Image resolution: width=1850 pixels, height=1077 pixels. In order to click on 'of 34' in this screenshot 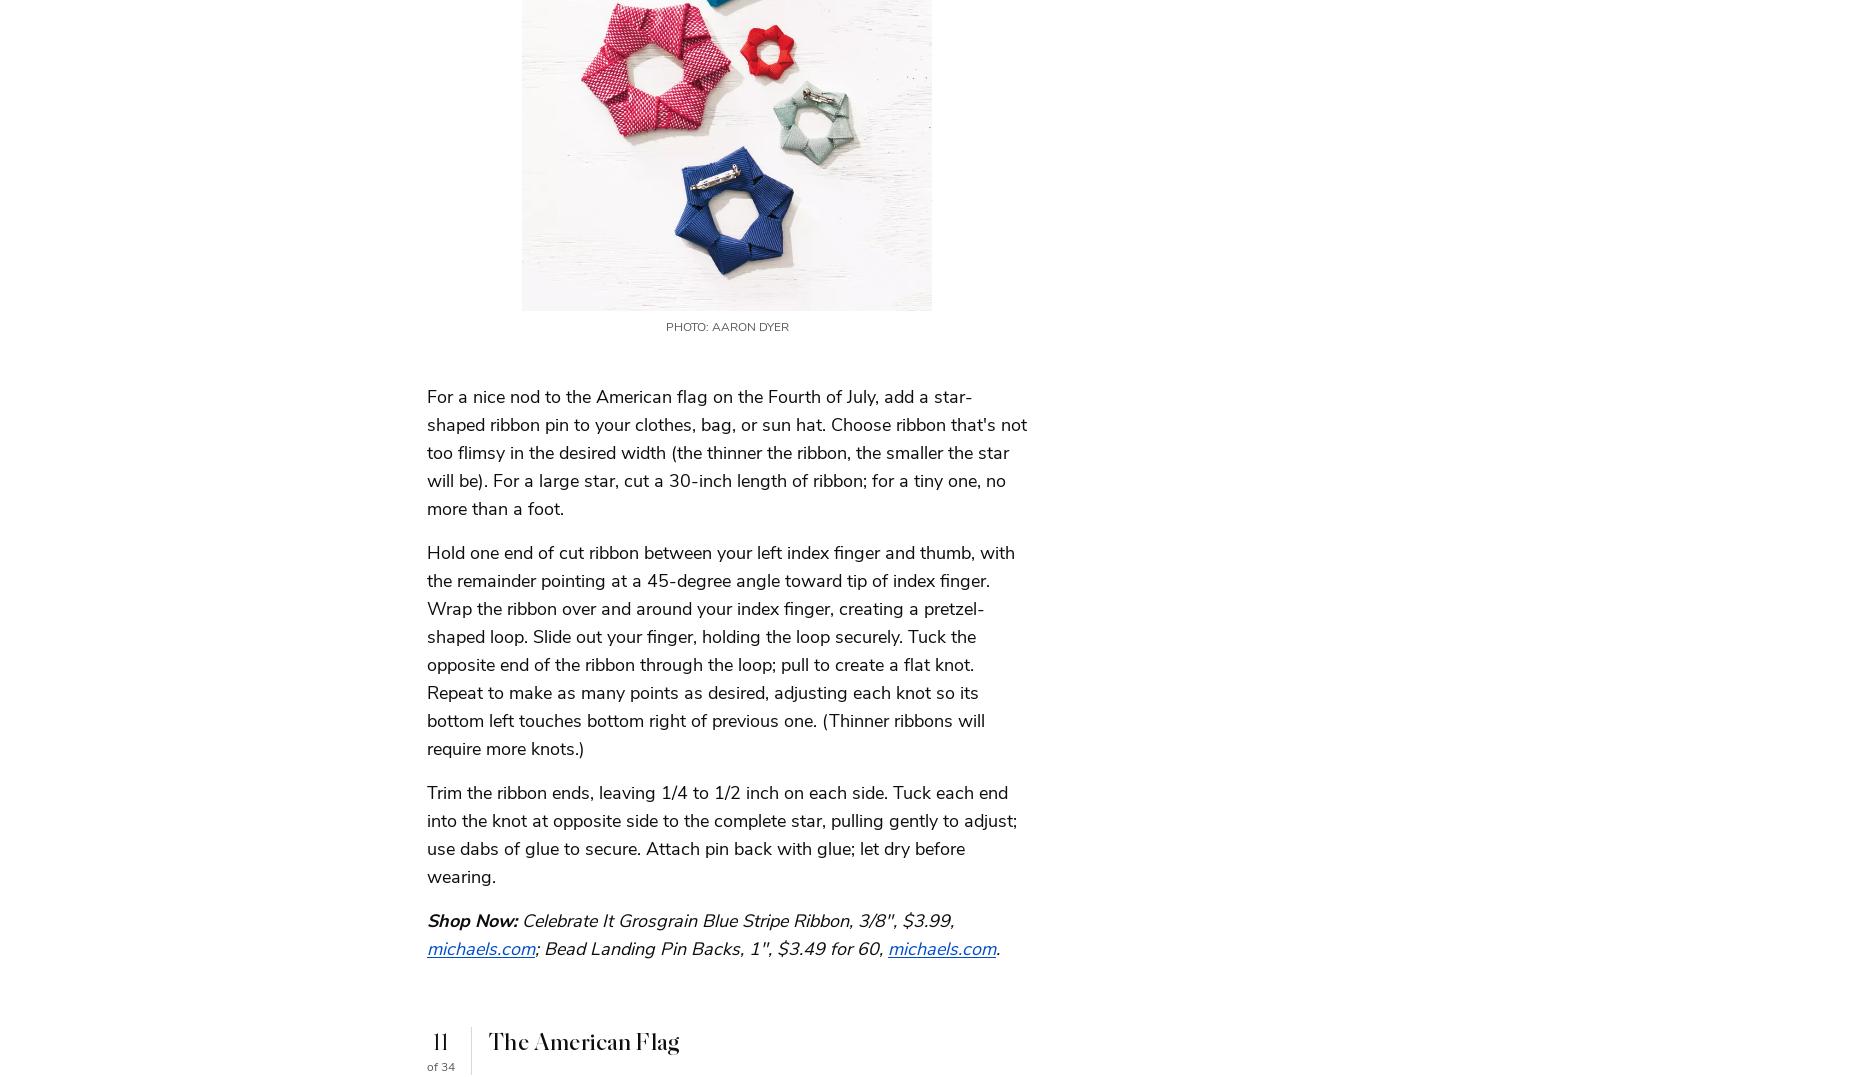, I will do `click(440, 1066)`.